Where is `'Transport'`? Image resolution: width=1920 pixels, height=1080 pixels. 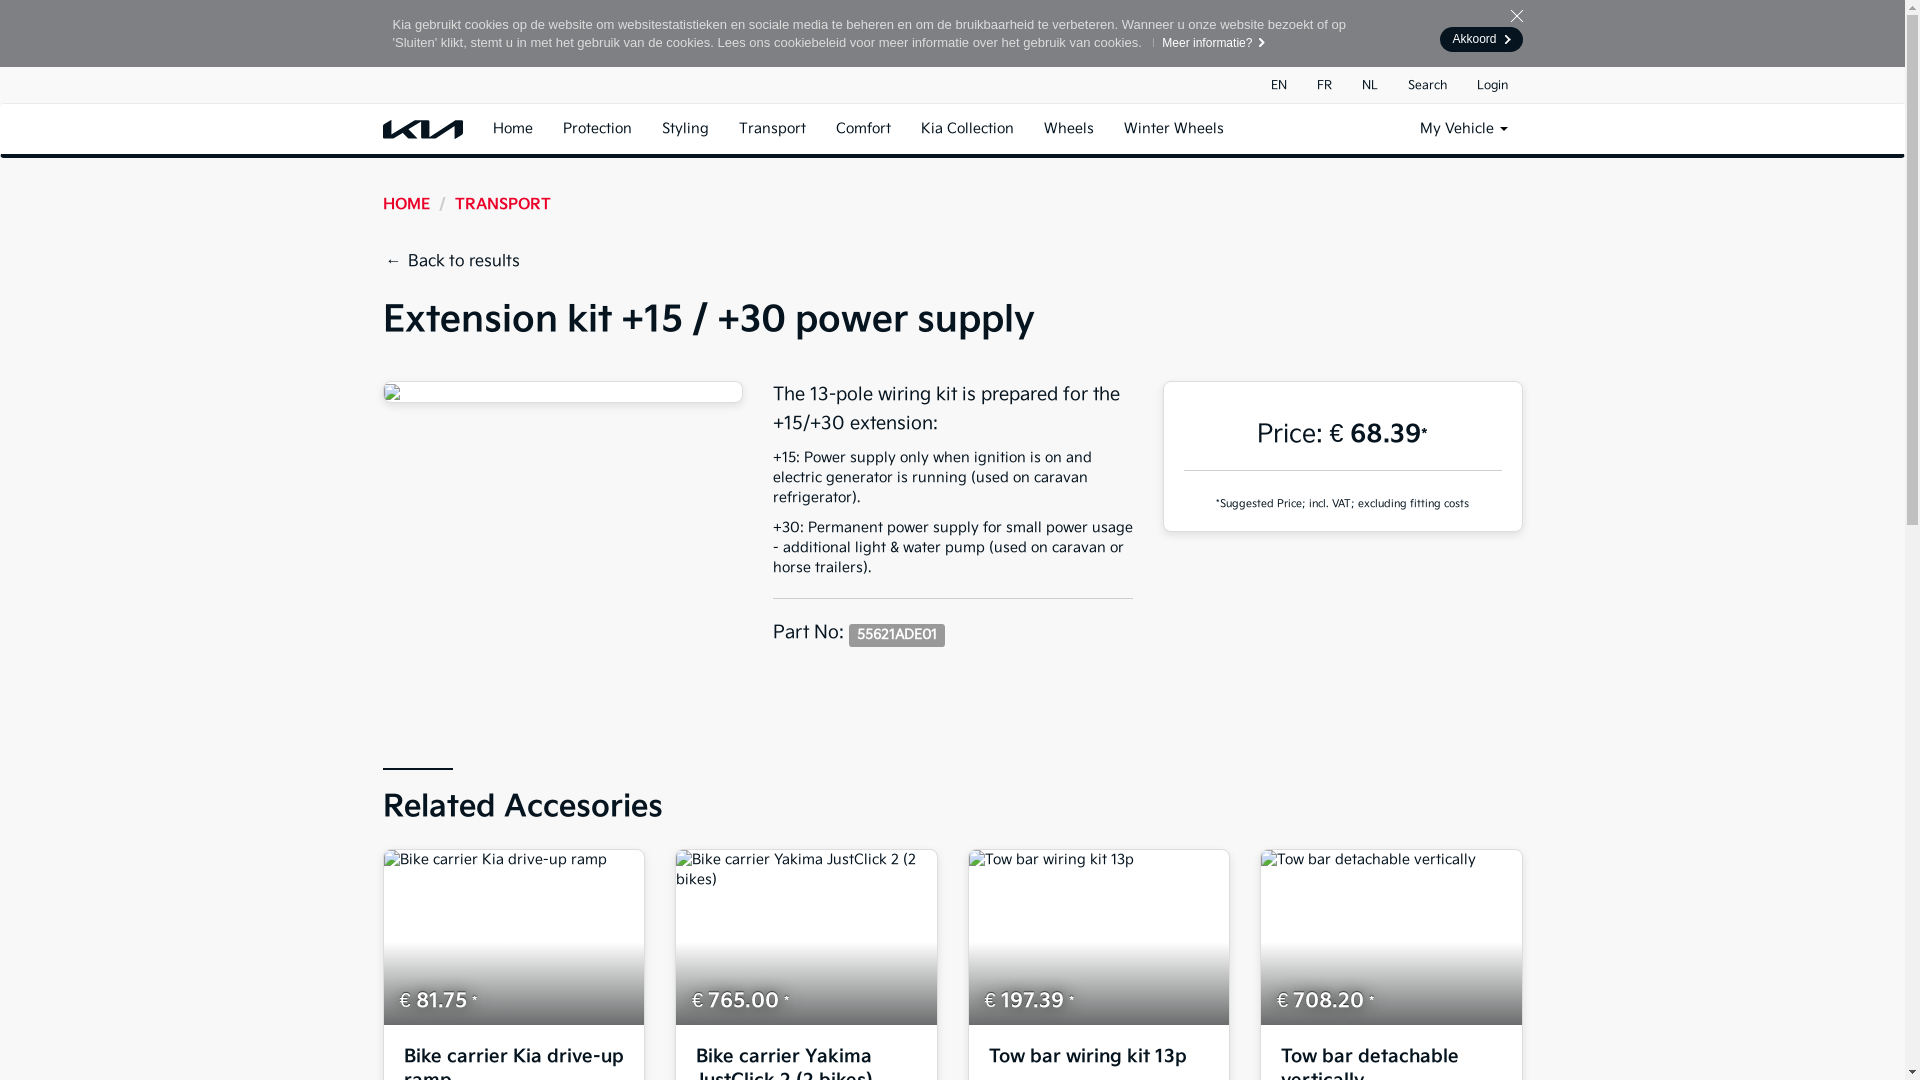 'Transport' is located at coordinates (771, 128).